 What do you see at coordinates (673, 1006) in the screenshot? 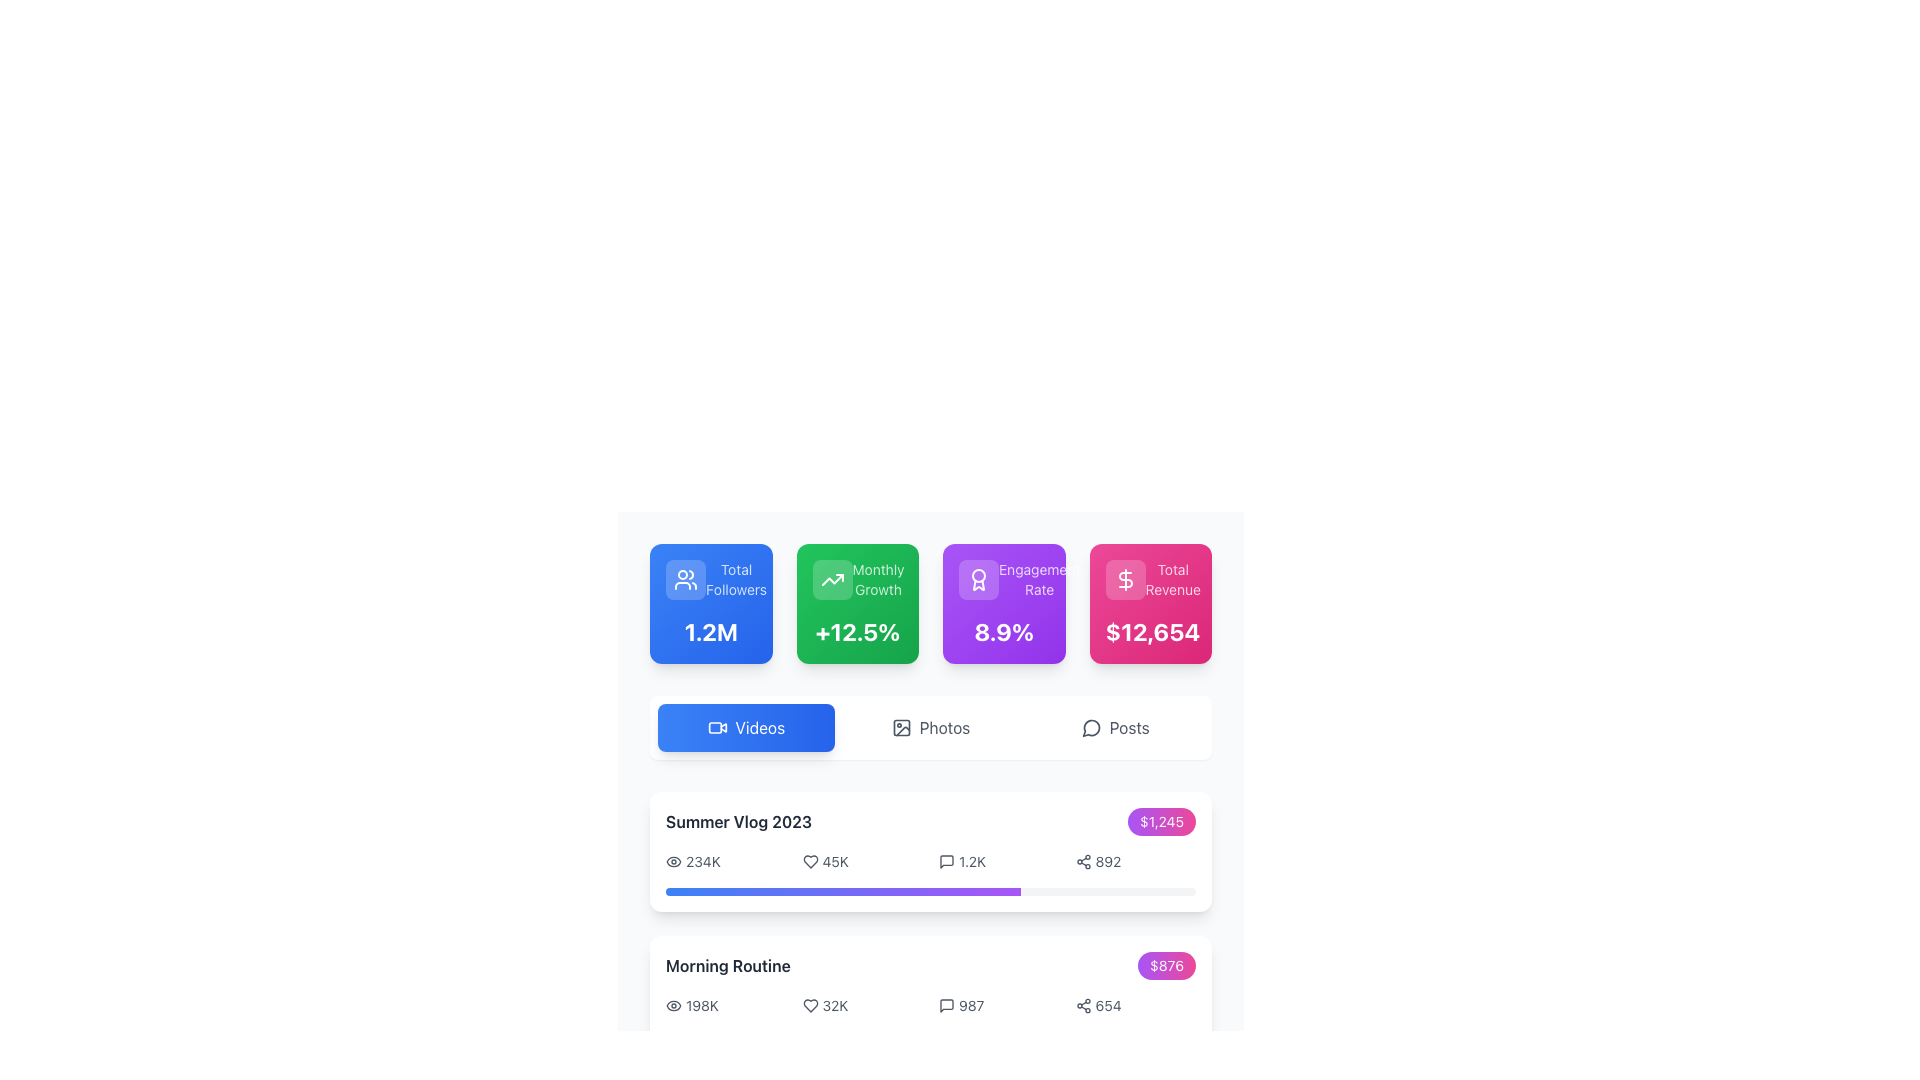
I see `the eye-shaped visibility icon that indicates views, located to the left of the text '198K'` at bounding box center [673, 1006].